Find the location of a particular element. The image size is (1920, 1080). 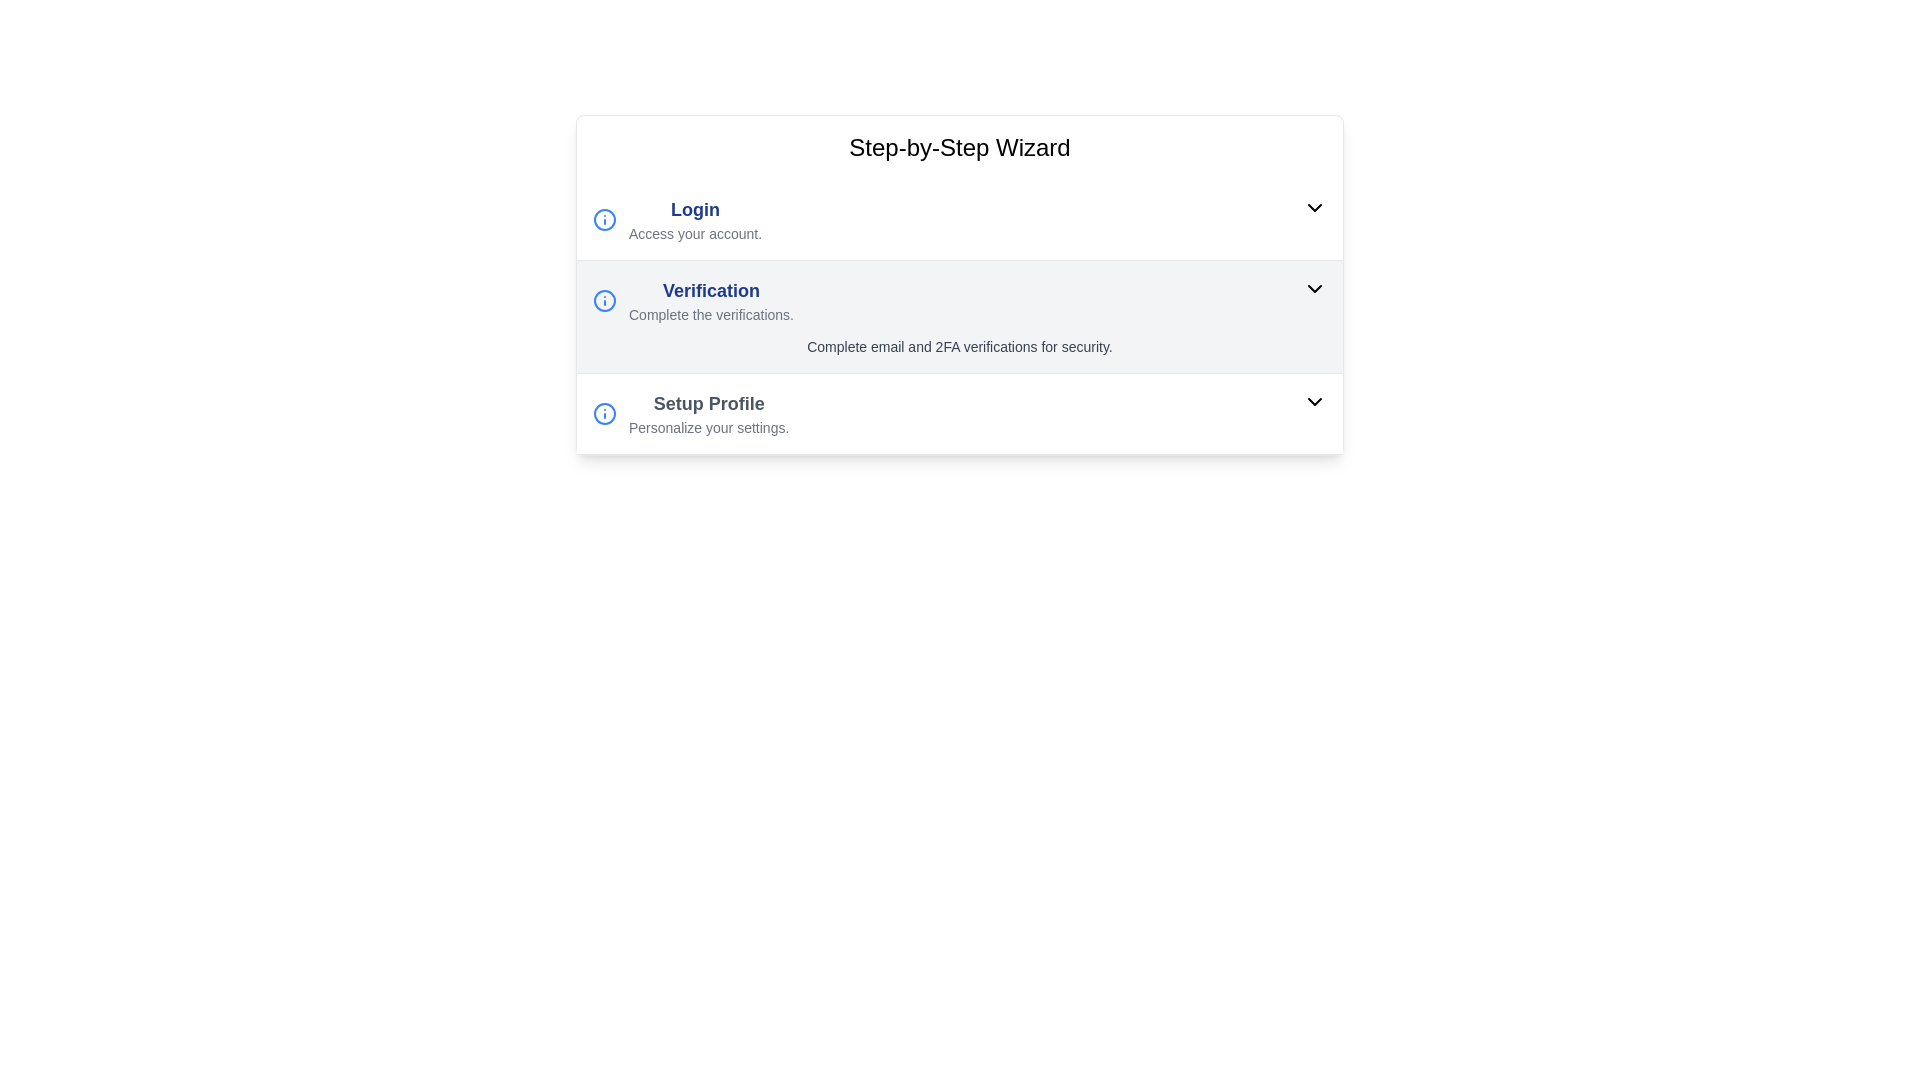

the text label 'Step-by-Step Wizard', which is displayed in a bold, large font at the top center of the wizard interface is located at coordinates (960, 146).